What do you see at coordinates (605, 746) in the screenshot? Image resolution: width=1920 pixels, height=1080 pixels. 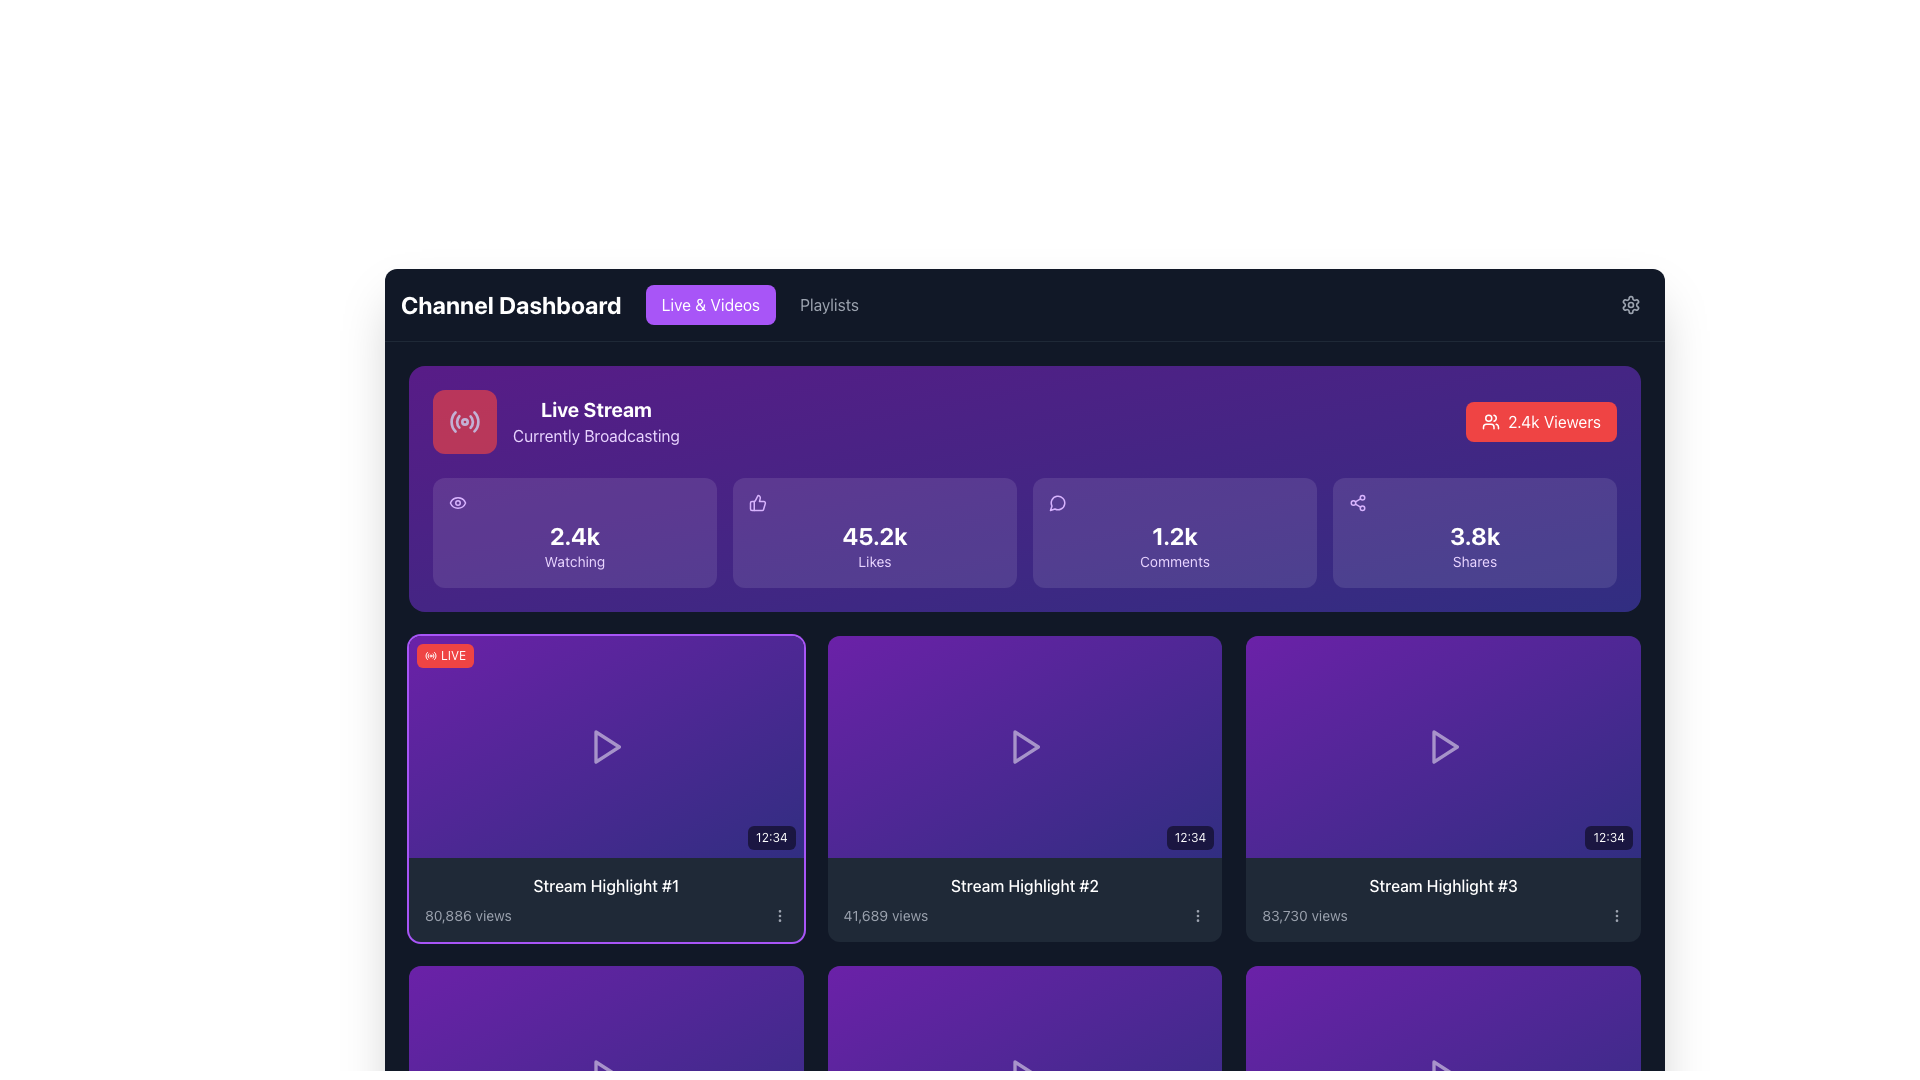 I see `the media play button icon located at the center of the card titled 'Stream Highlight #1' to play the stream` at bounding box center [605, 746].